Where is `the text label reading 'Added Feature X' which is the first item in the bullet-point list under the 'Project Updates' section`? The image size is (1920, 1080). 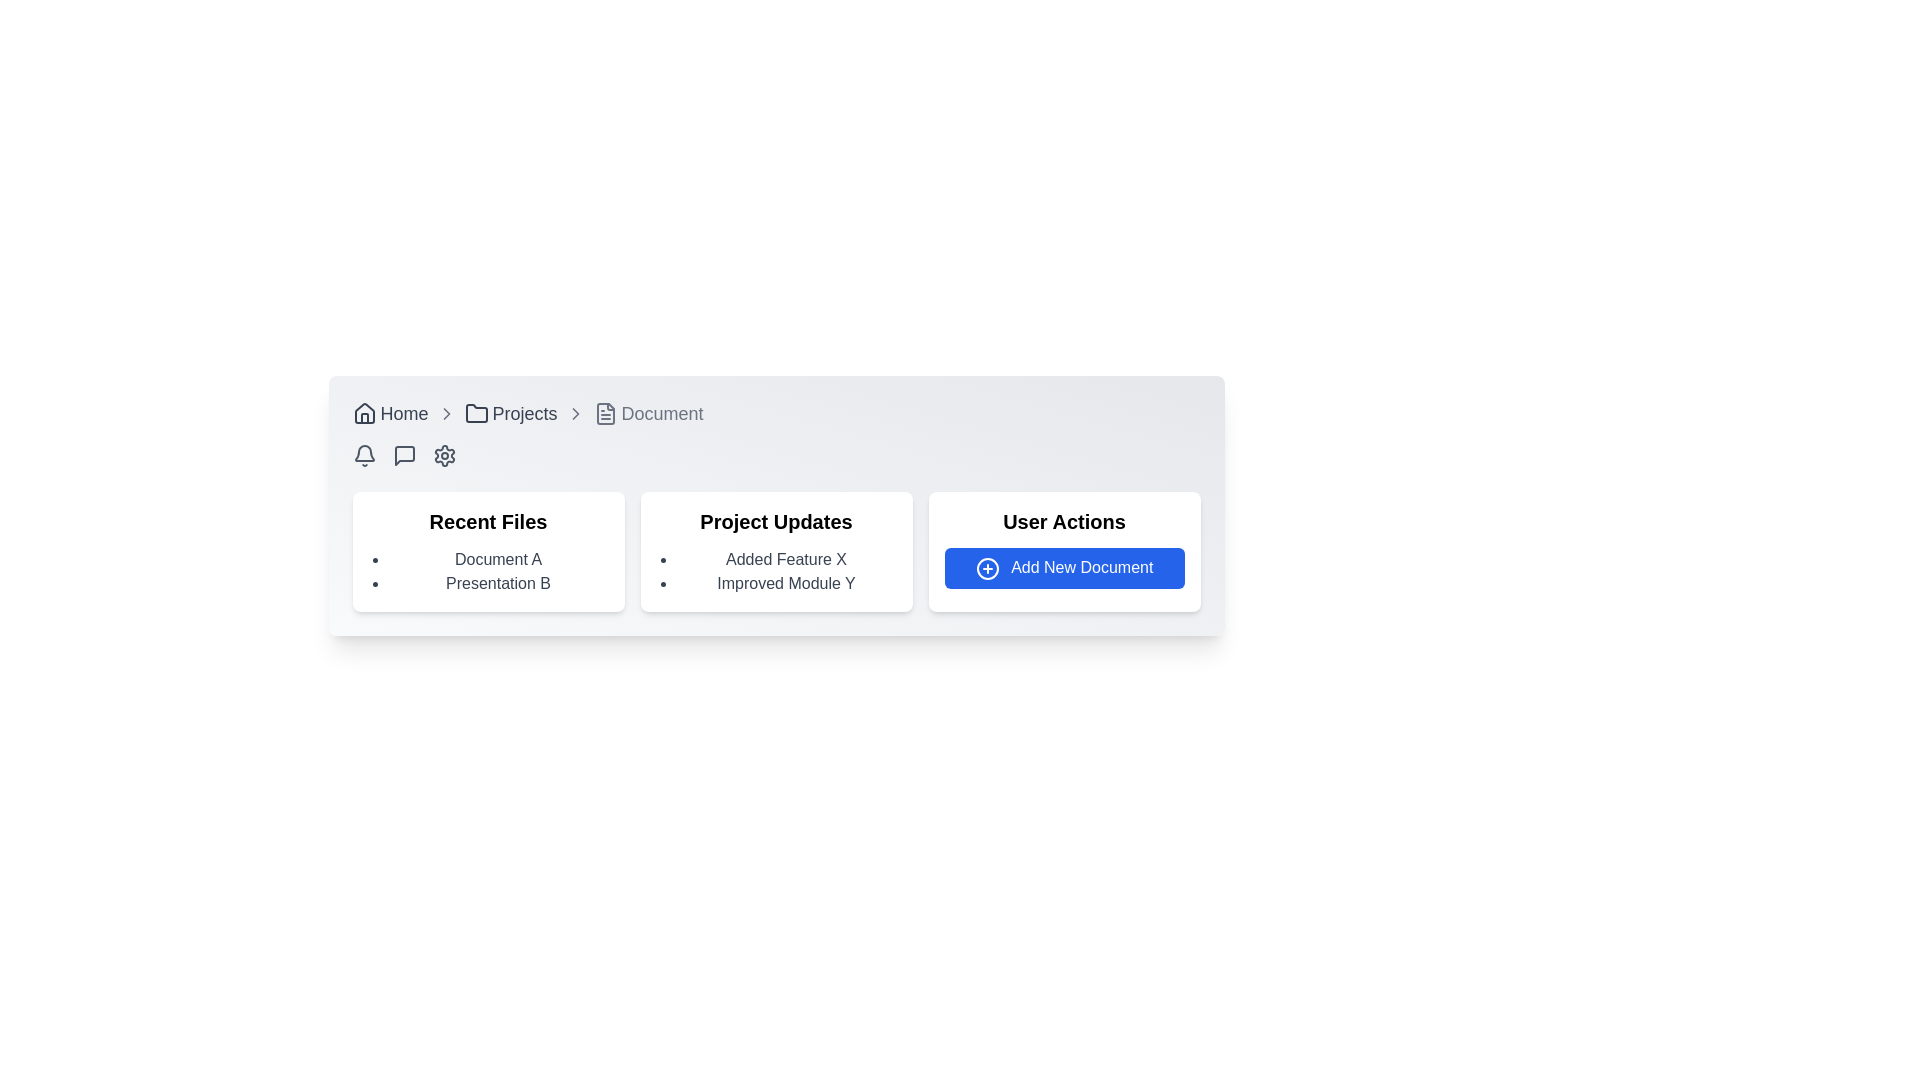
the text label reading 'Added Feature X' which is the first item in the bullet-point list under the 'Project Updates' section is located at coordinates (785, 559).